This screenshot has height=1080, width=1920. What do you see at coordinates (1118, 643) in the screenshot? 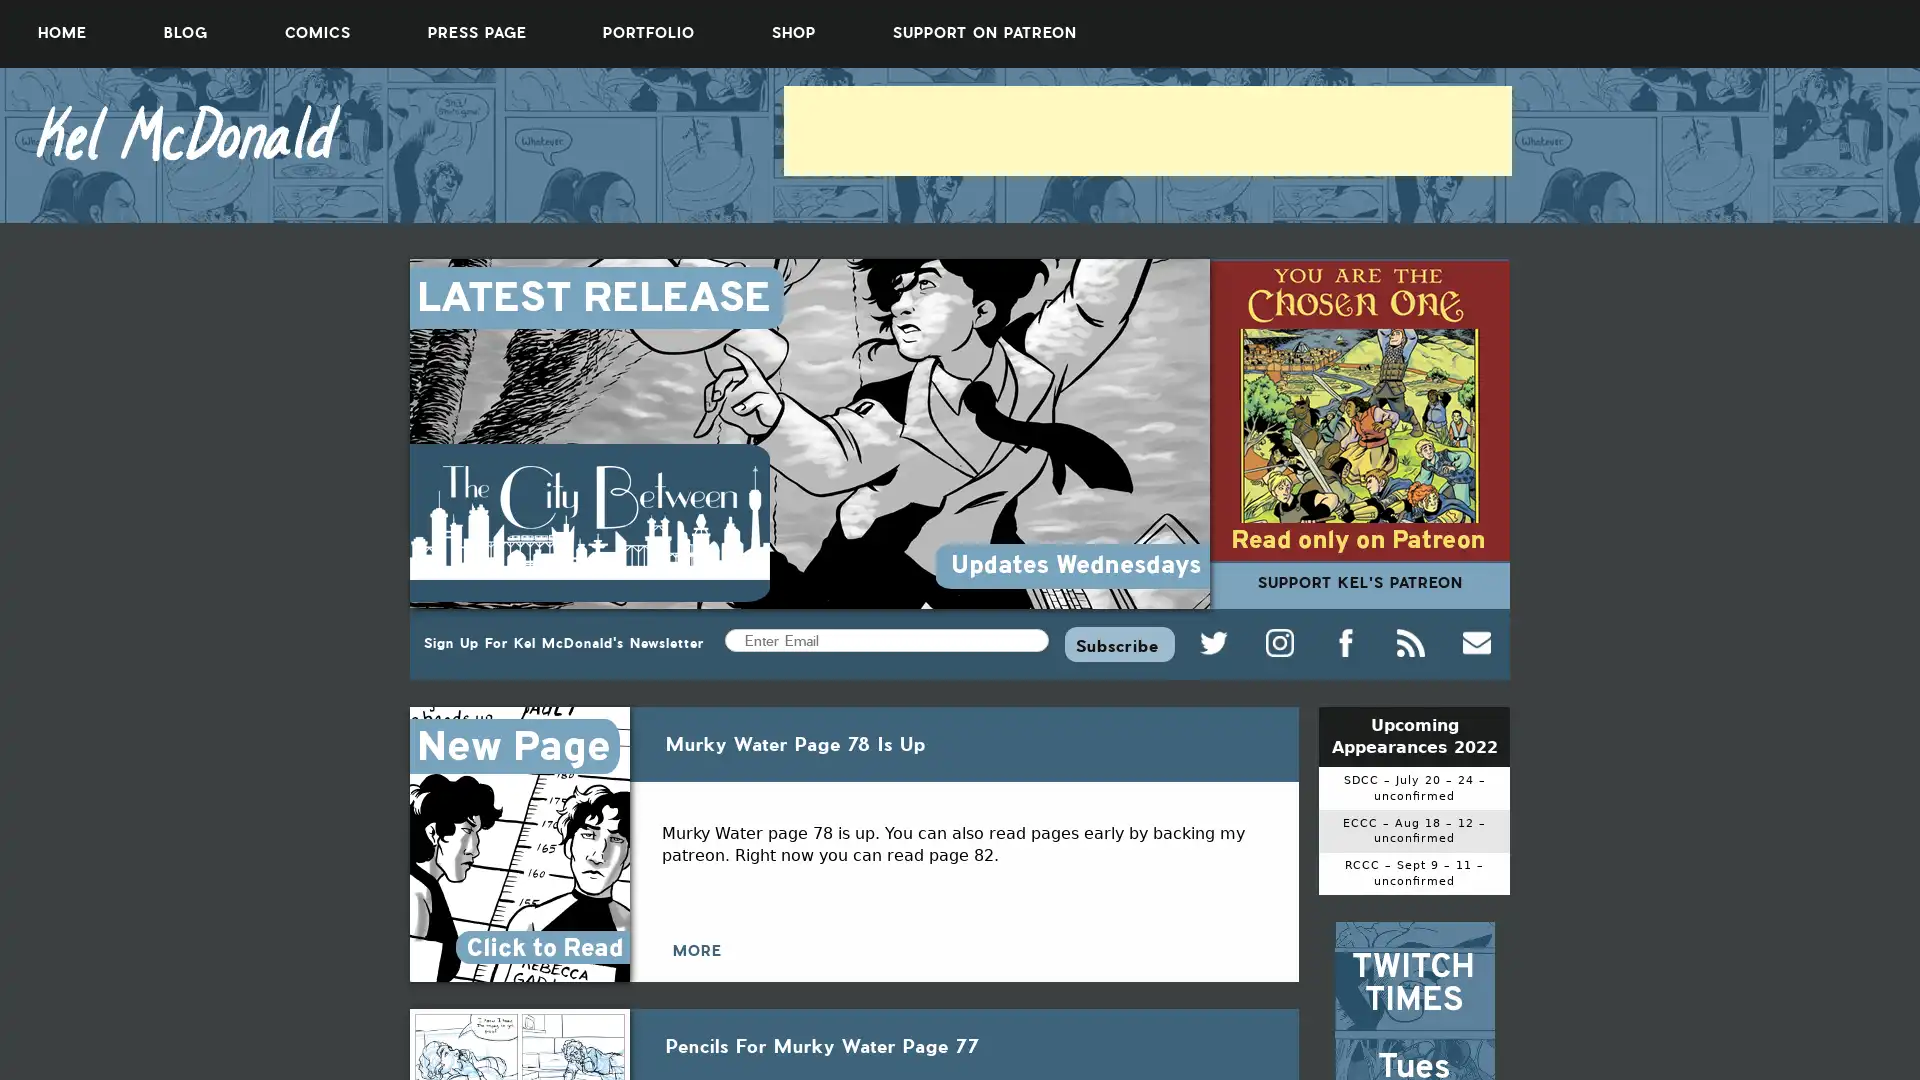
I see `Subscribe` at bounding box center [1118, 643].